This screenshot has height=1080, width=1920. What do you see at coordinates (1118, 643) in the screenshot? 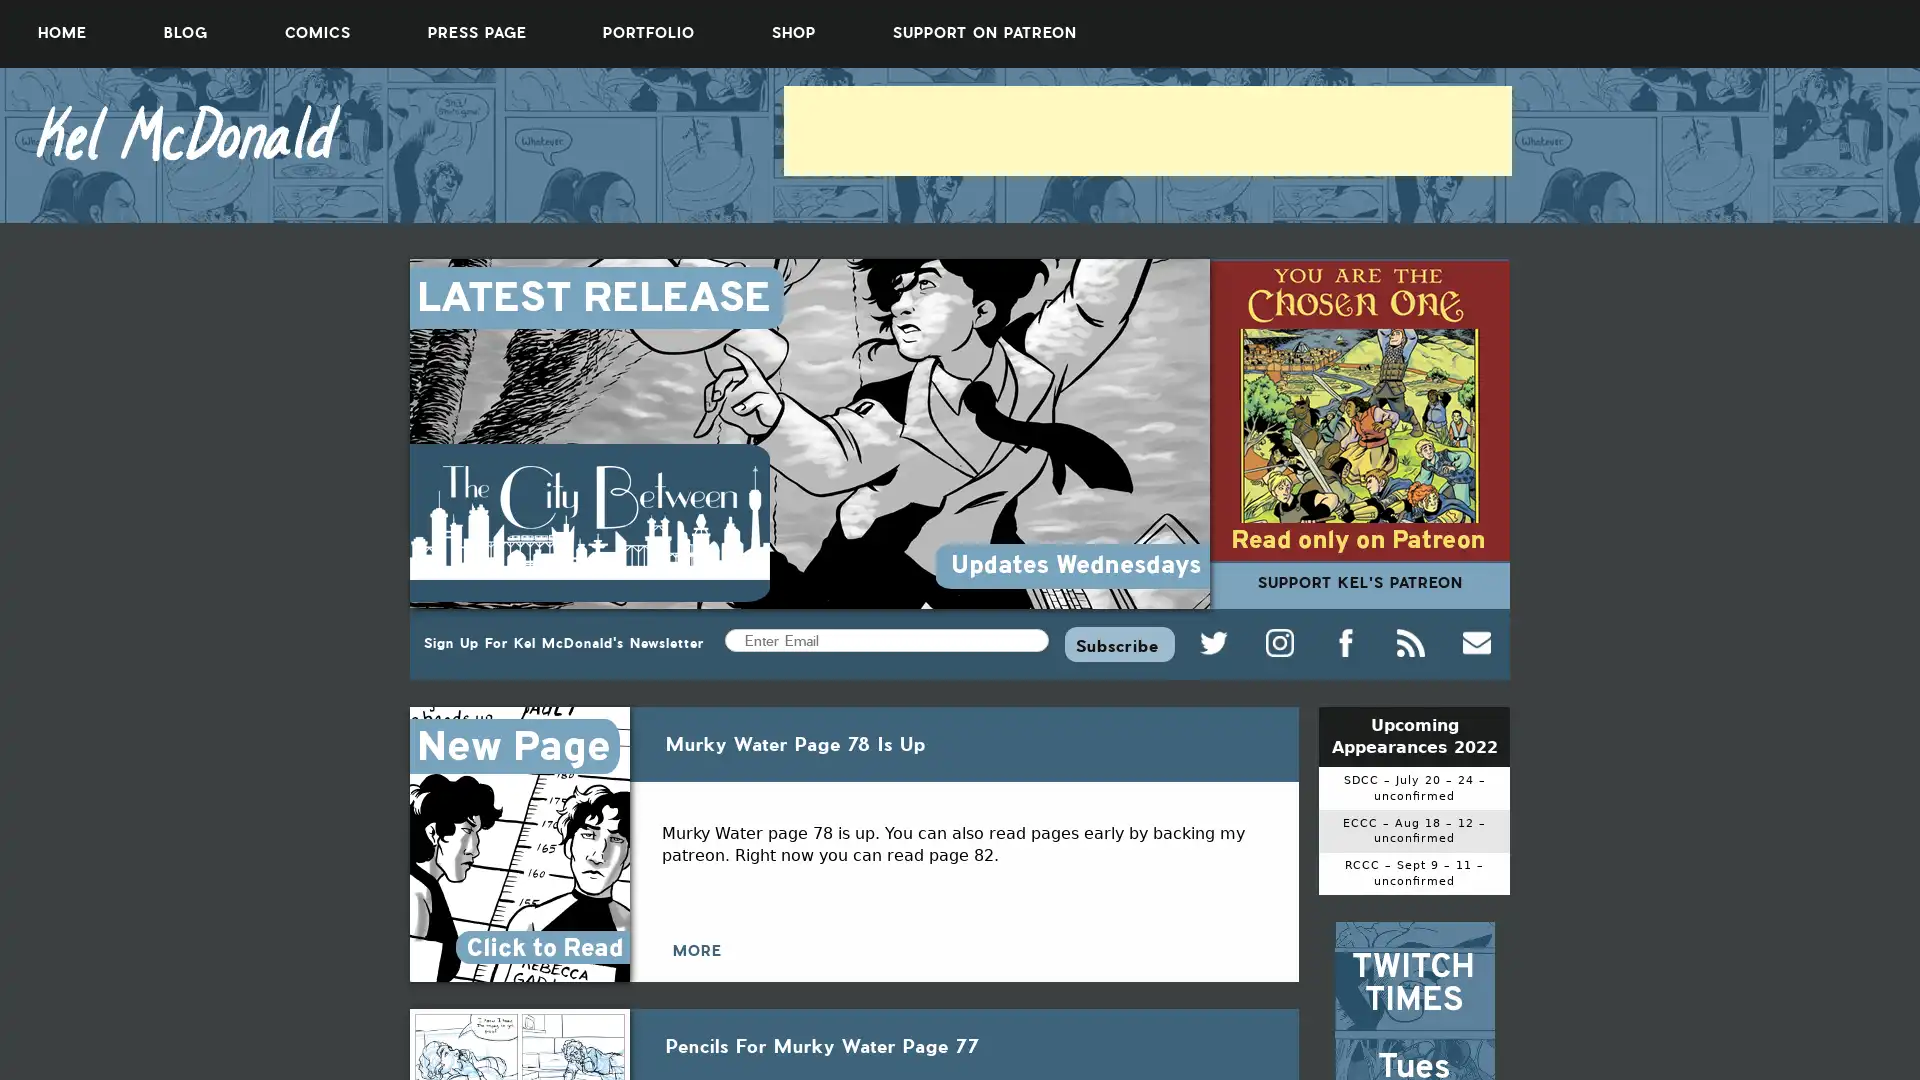
I see `Subscribe` at bounding box center [1118, 643].